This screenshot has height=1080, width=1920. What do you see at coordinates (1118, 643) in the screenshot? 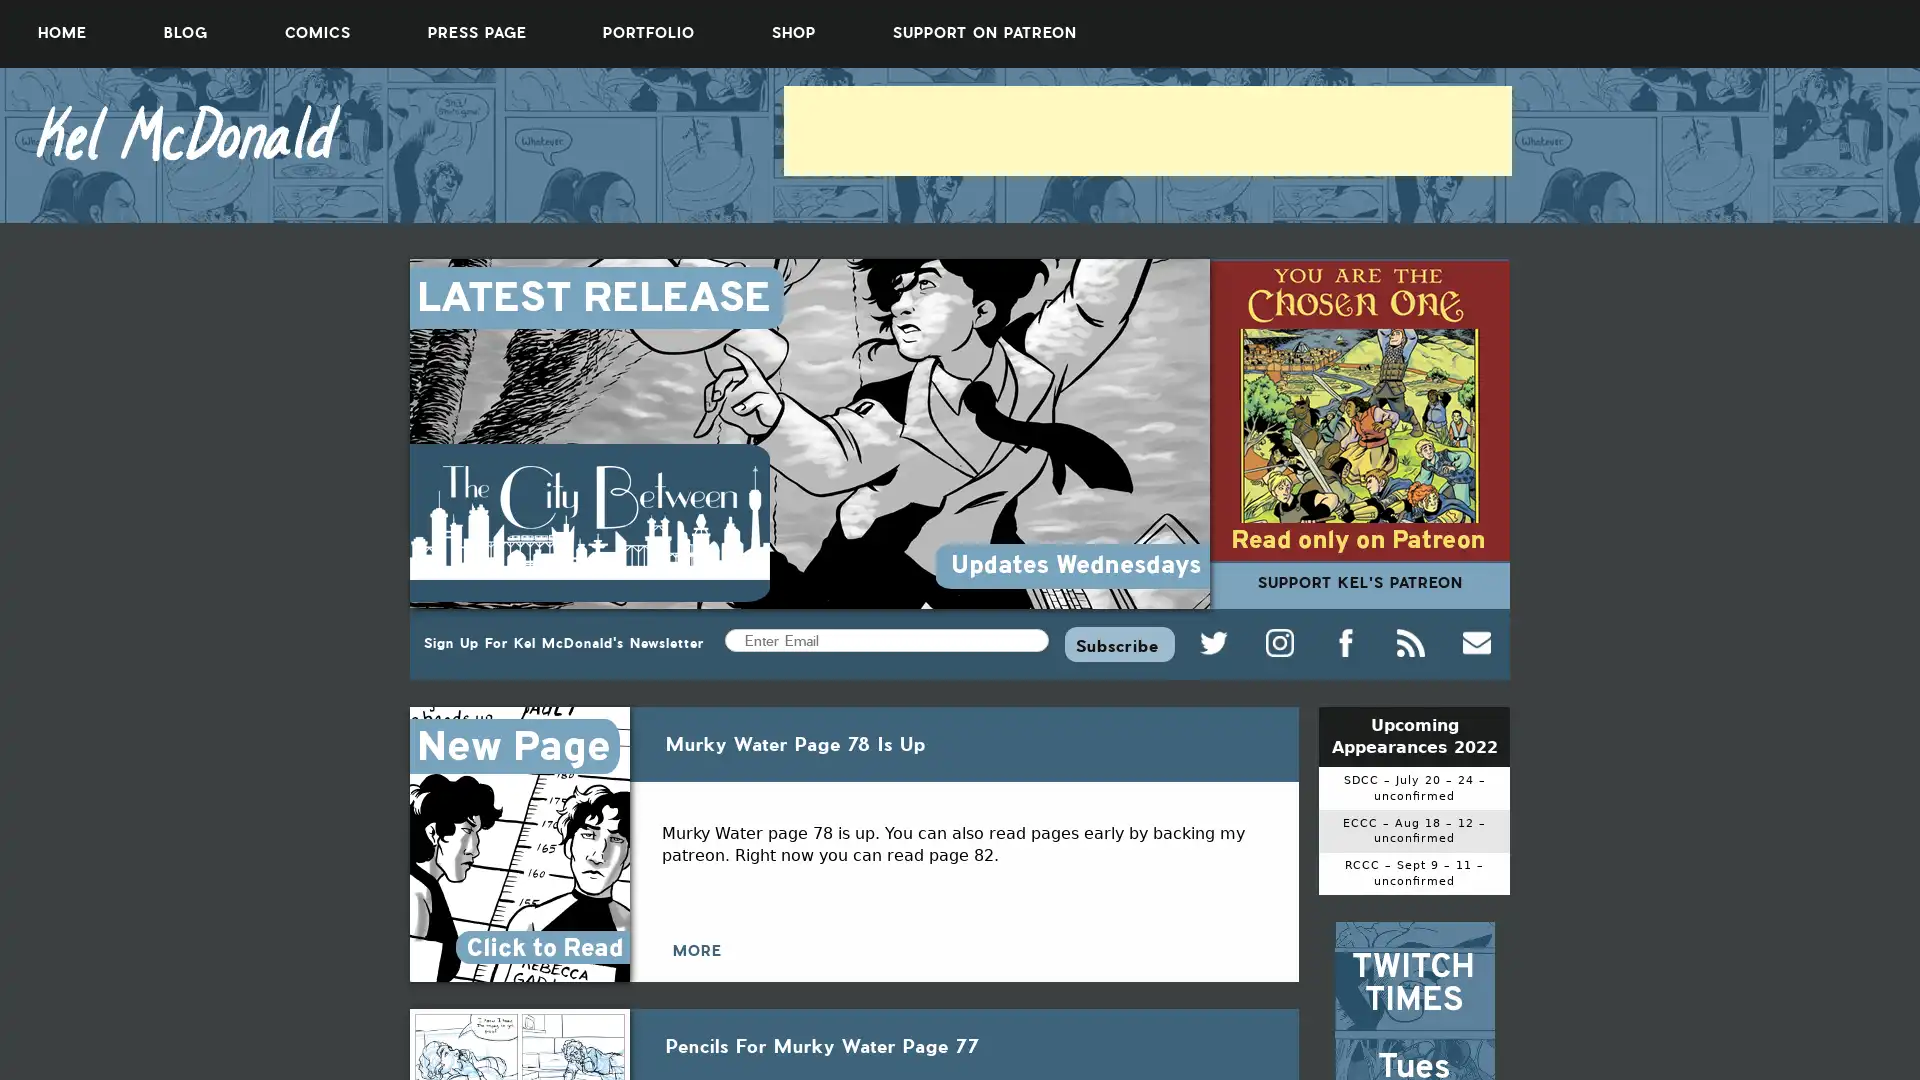
I see `Subscribe` at bounding box center [1118, 643].